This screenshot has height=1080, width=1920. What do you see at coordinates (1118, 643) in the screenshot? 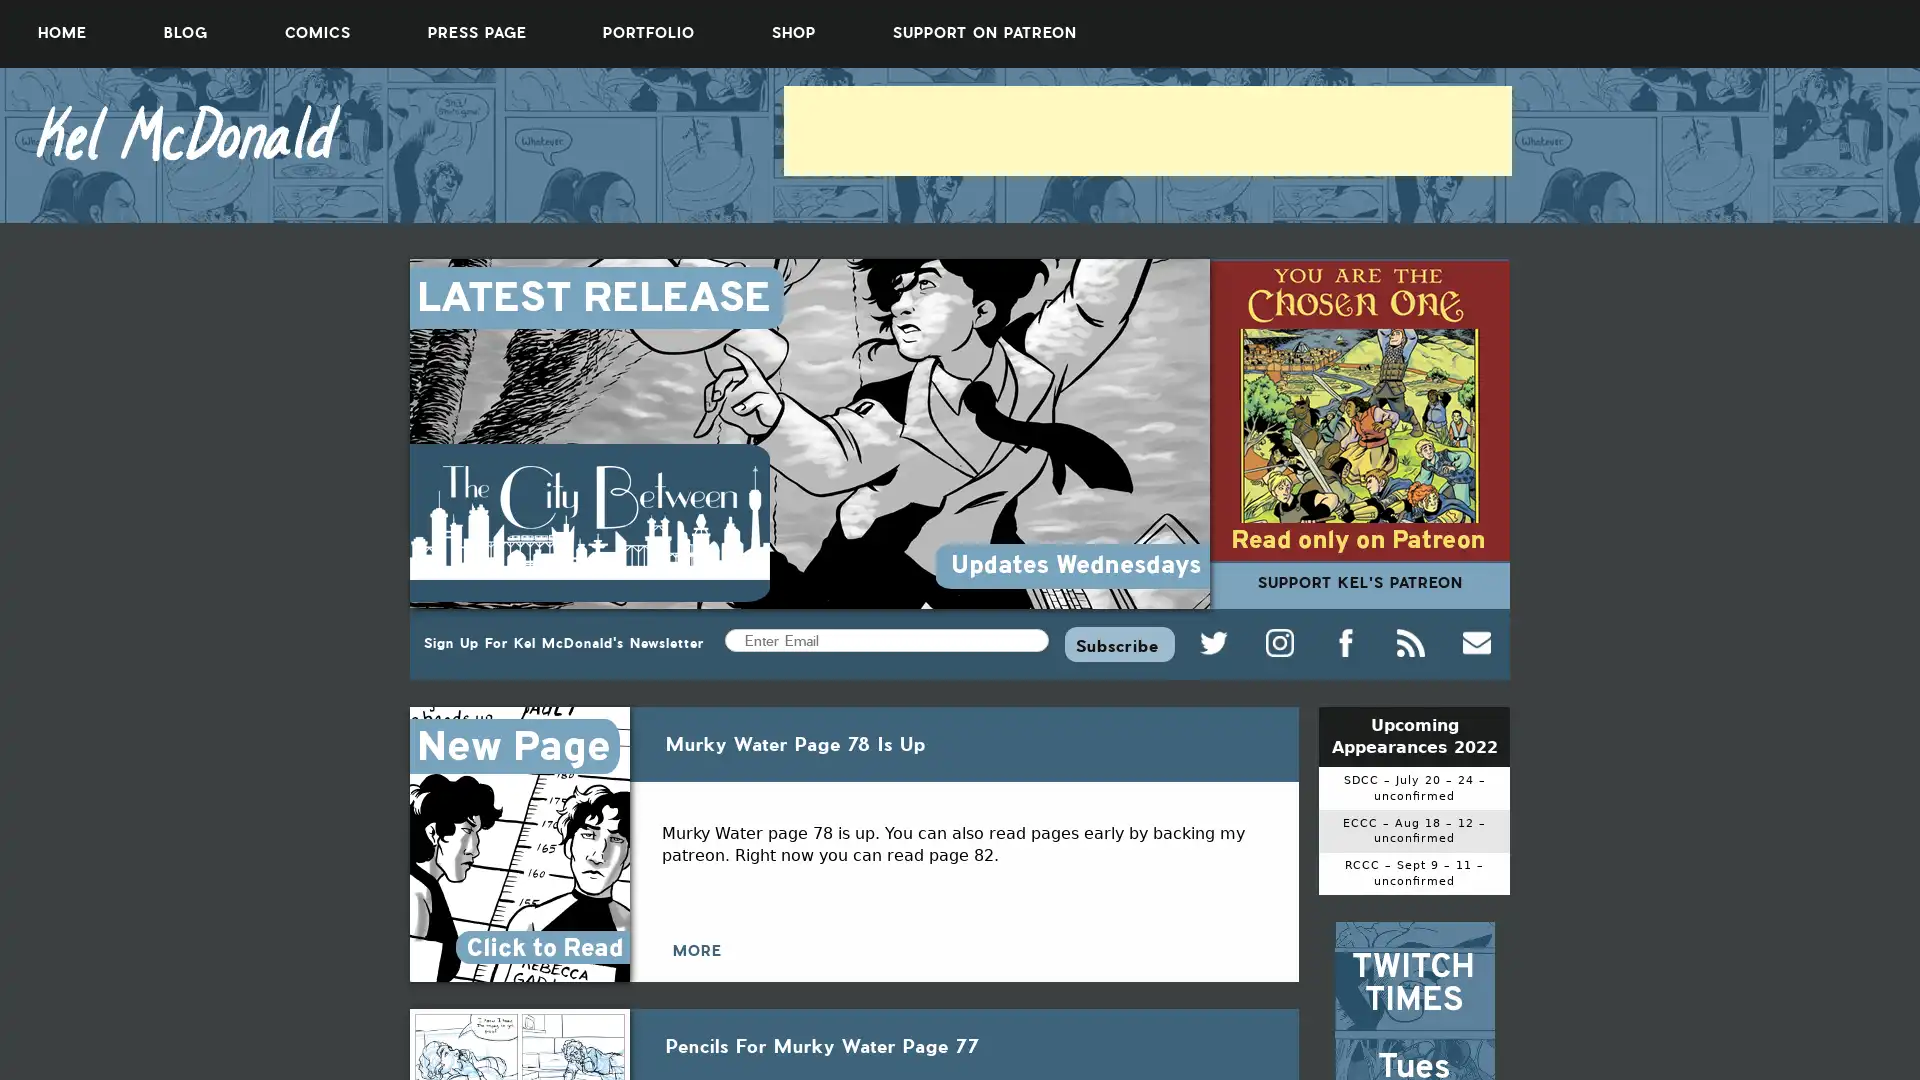
I see `Subscribe` at bounding box center [1118, 643].